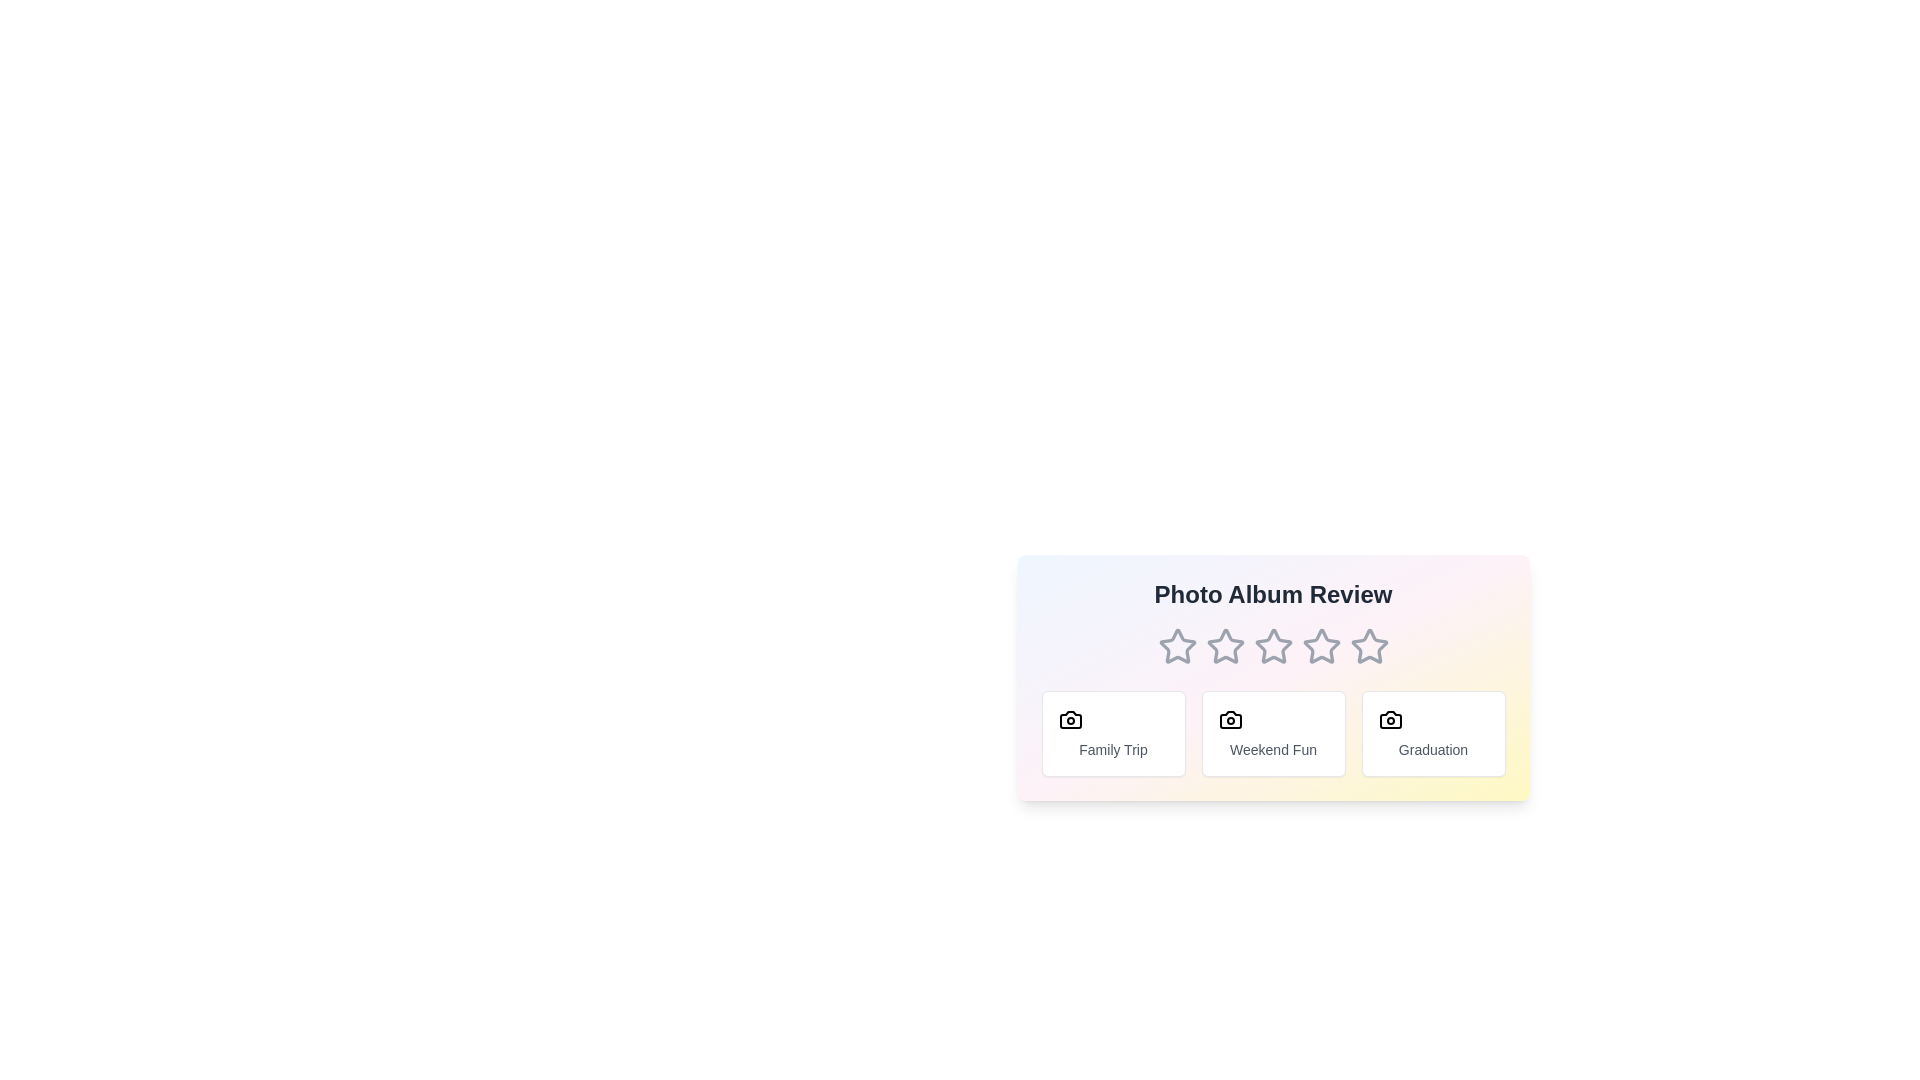 This screenshot has width=1920, height=1080. I want to click on the camera icon associated with the tag Weekend Fun, so click(1229, 720).